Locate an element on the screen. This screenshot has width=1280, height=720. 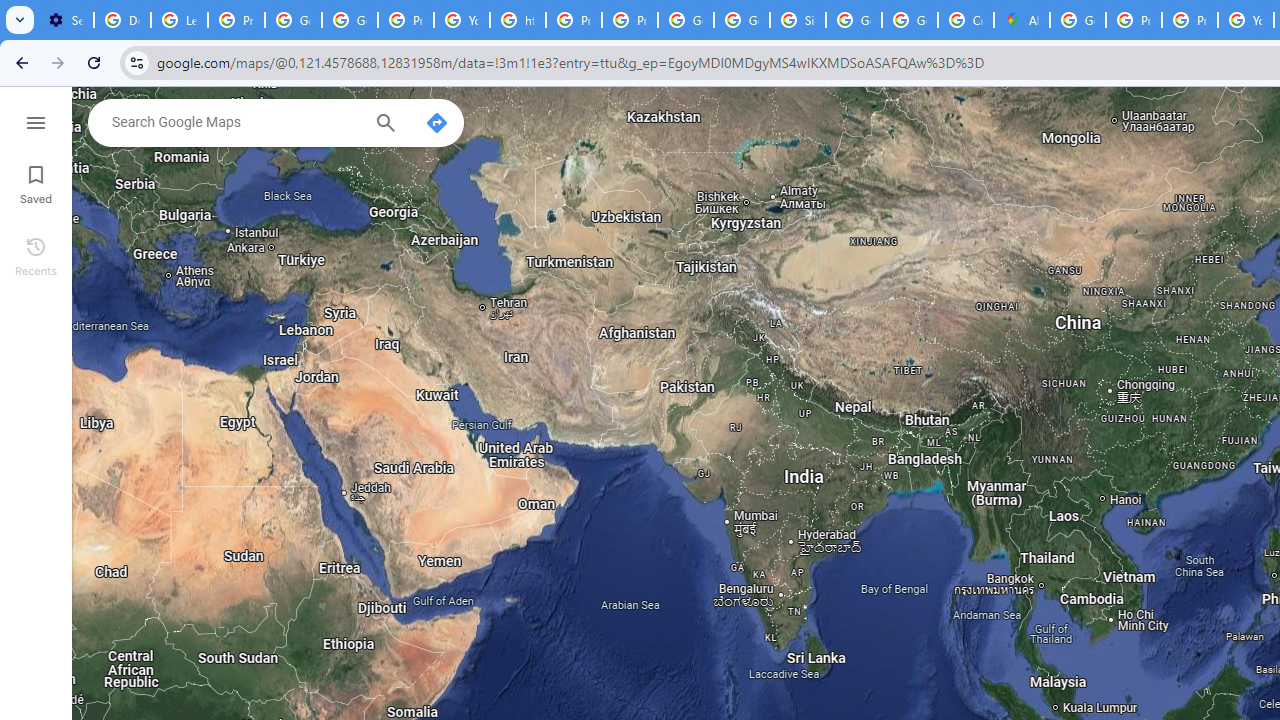
'Settings - Performance' is located at coordinates (65, 20).